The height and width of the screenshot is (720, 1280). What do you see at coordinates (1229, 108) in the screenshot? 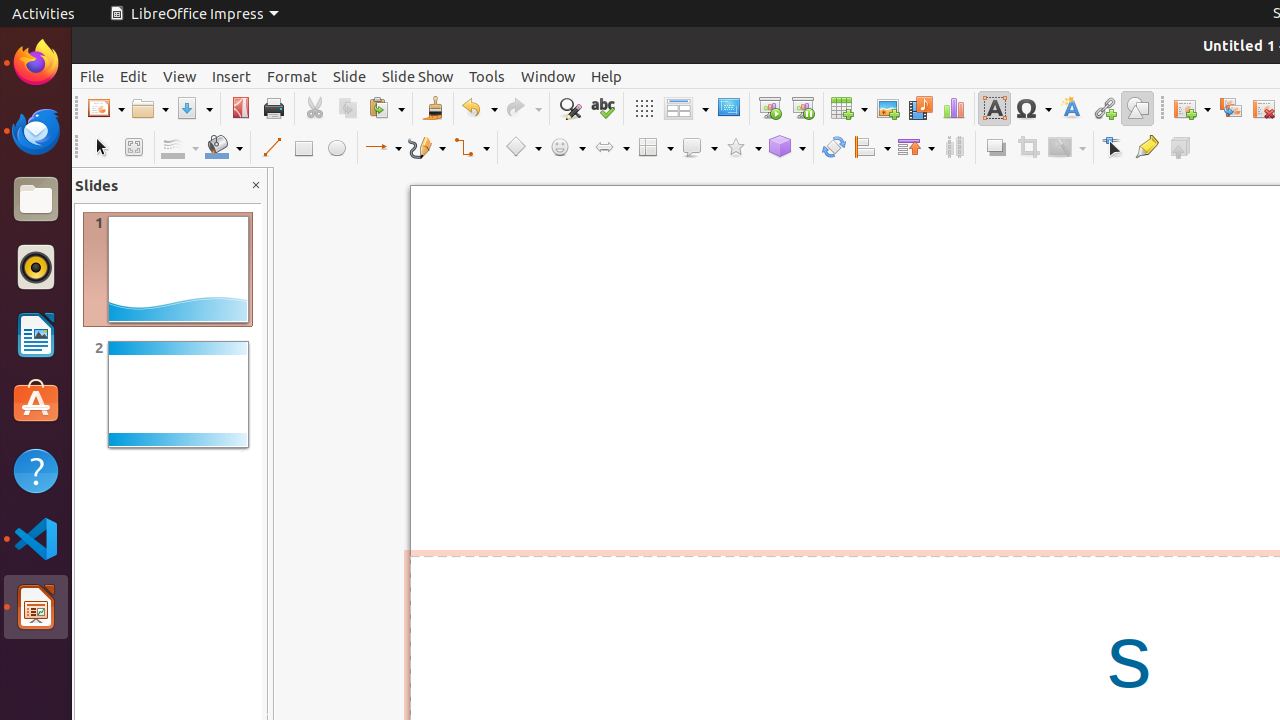
I see `'Duplicate Slide'` at bounding box center [1229, 108].